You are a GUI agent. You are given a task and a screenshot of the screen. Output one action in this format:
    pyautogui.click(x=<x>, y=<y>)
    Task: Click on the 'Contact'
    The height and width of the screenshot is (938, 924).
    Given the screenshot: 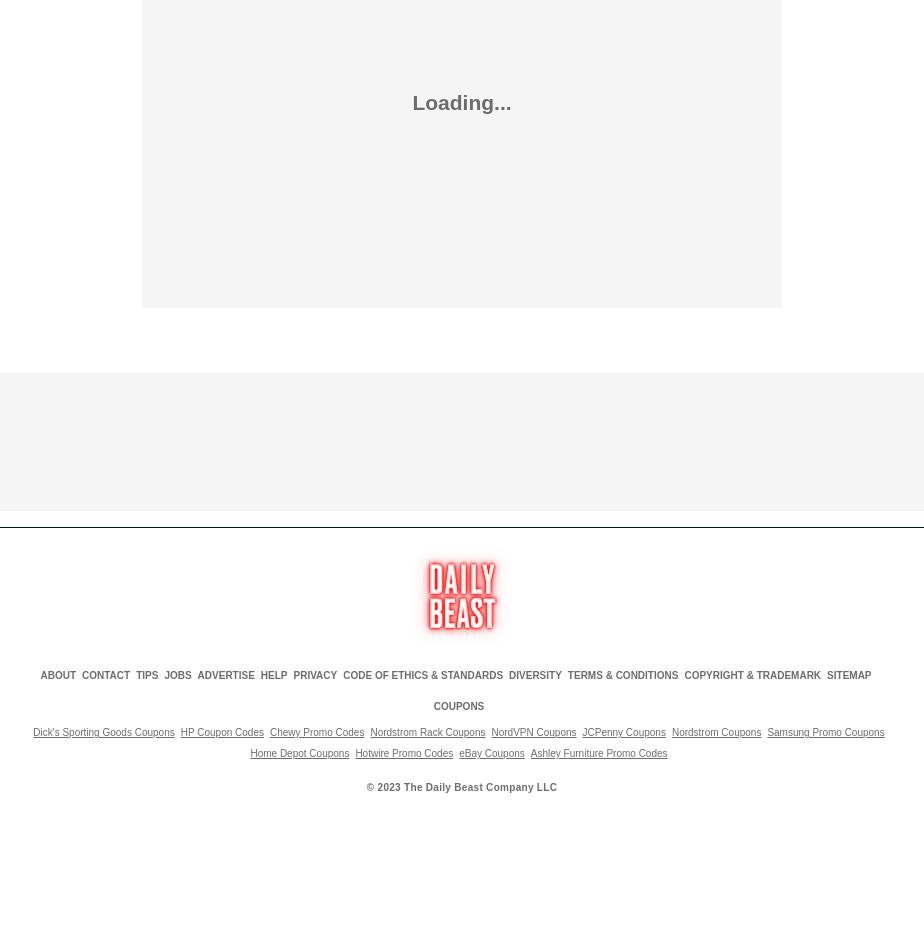 What is the action you would take?
    pyautogui.click(x=105, y=674)
    